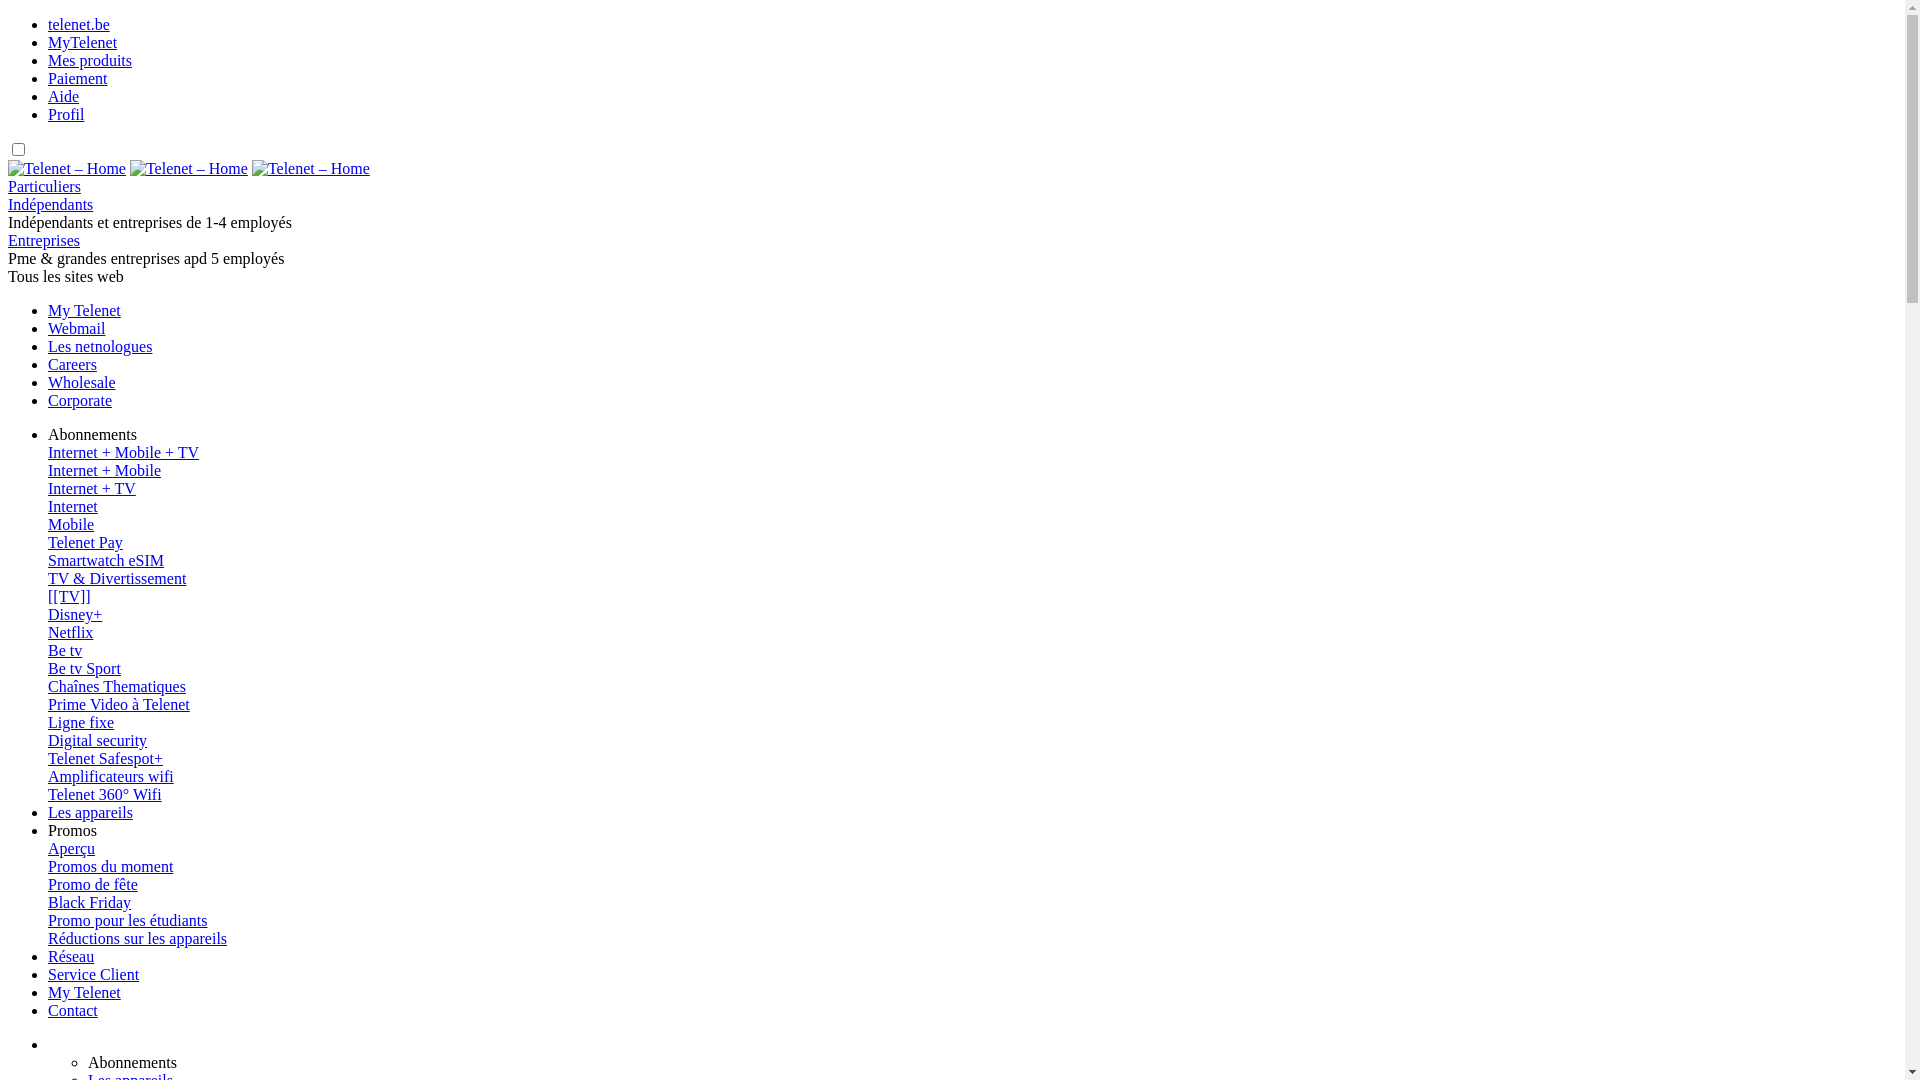  What do you see at coordinates (72, 364) in the screenshot?
I see `'Careers'` at bounding box center [72, 364].